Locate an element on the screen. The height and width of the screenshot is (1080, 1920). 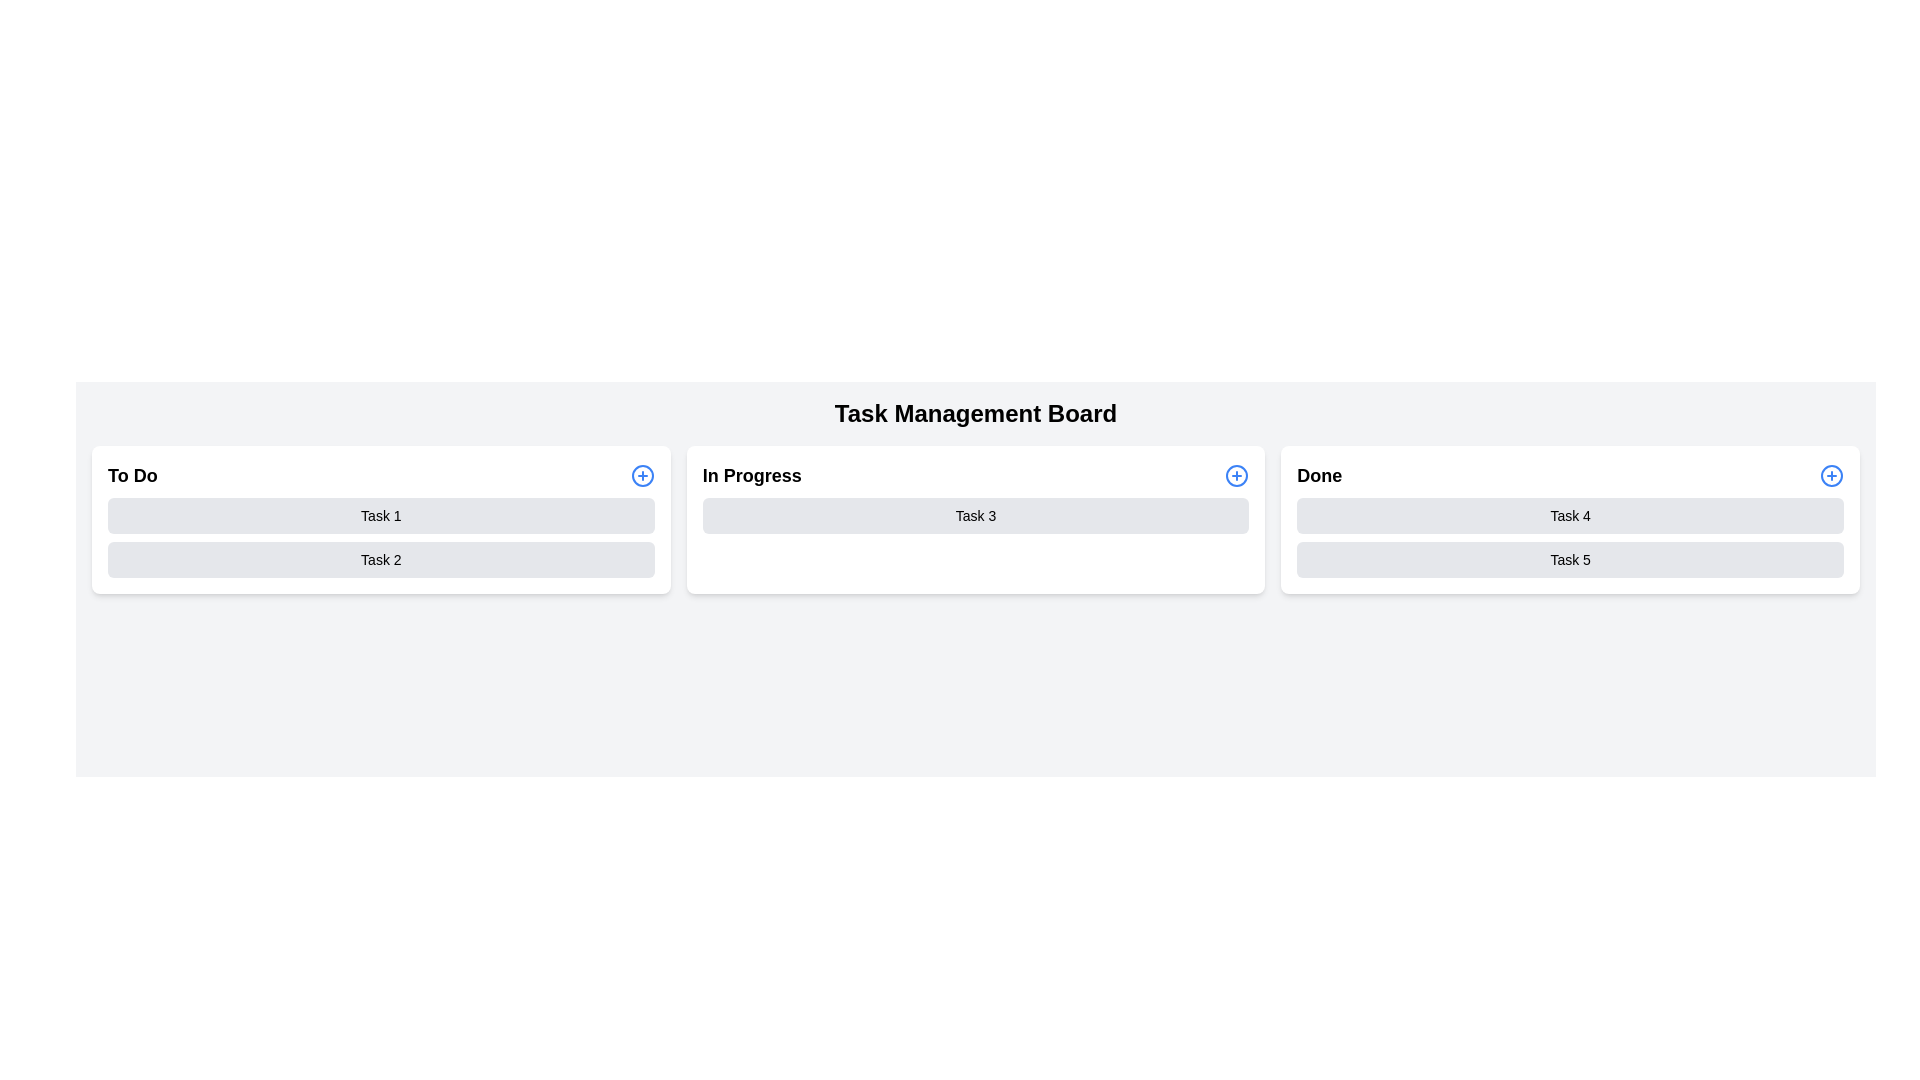
the 'Task 5' item in the 'Done' section of the task management board is located at coordinates (1569, 536).